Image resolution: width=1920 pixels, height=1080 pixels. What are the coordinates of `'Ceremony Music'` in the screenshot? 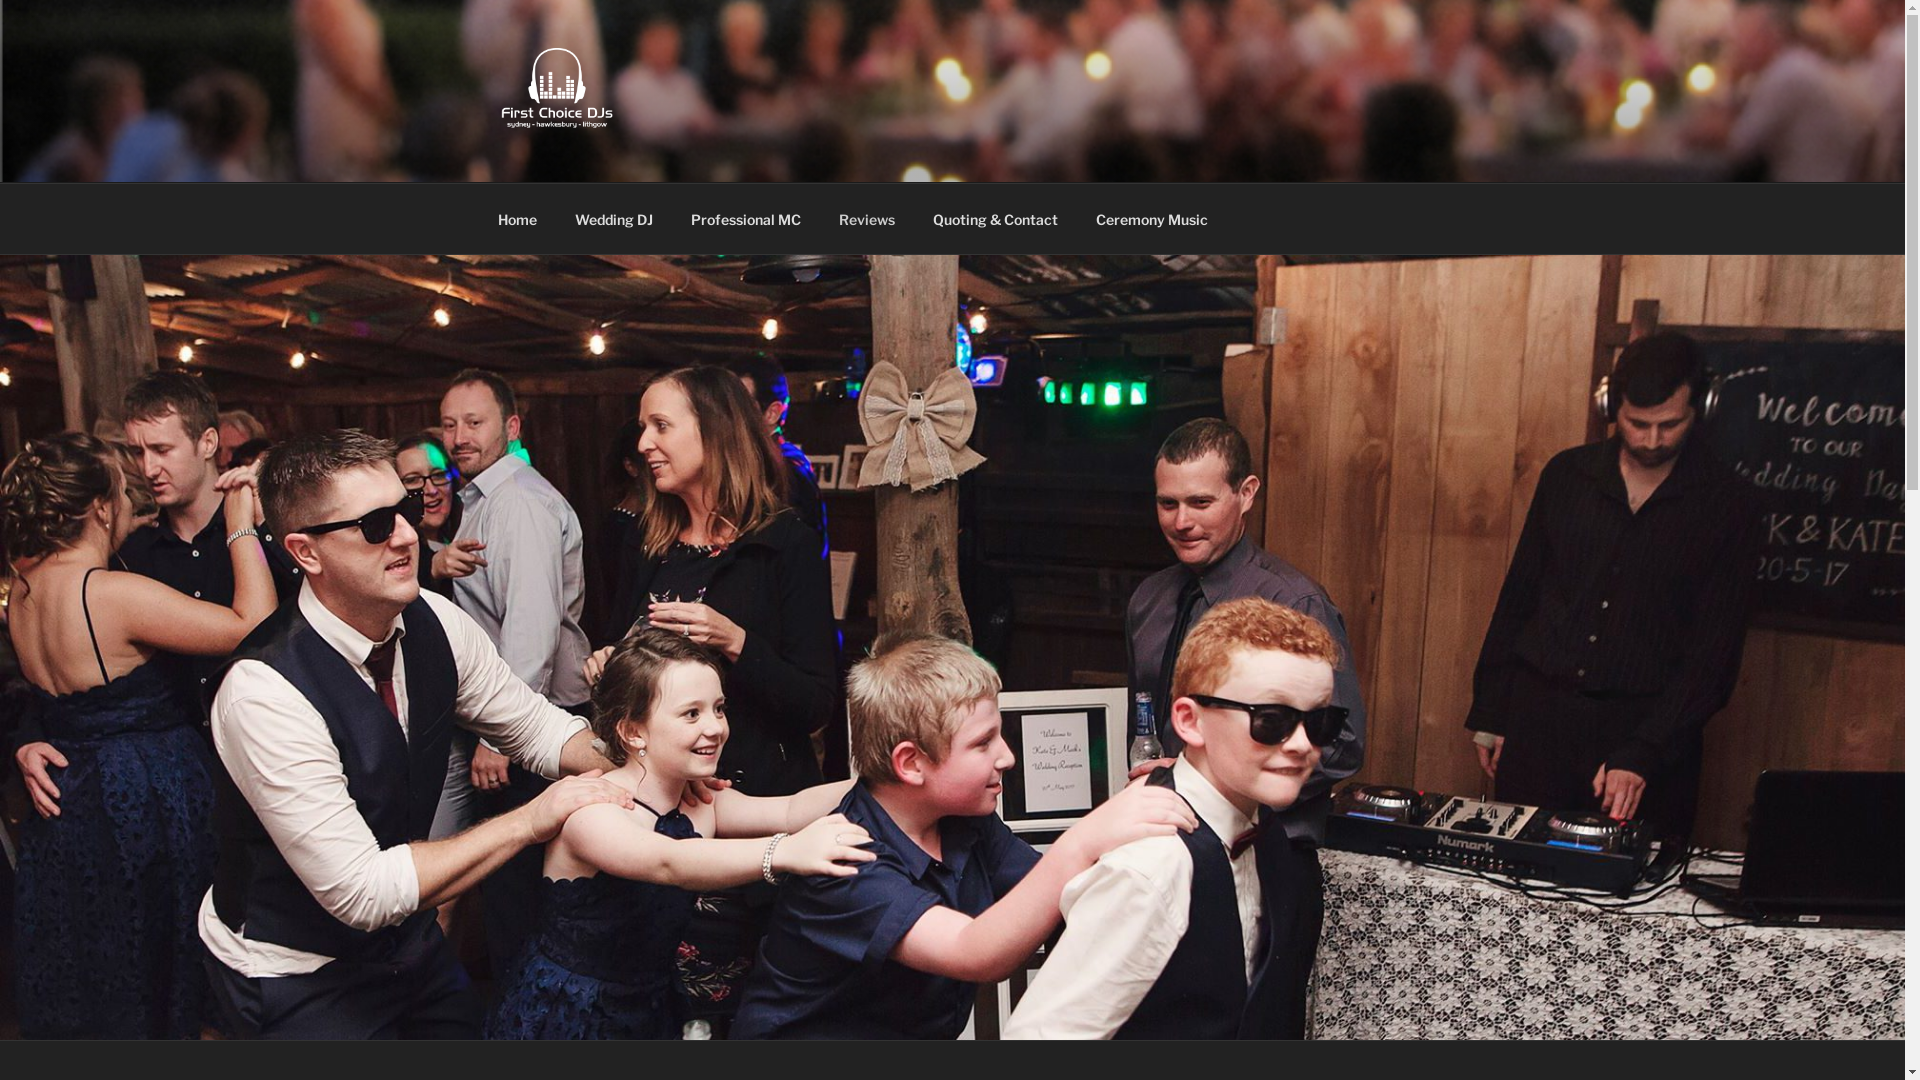 It's located at (1151, 218).